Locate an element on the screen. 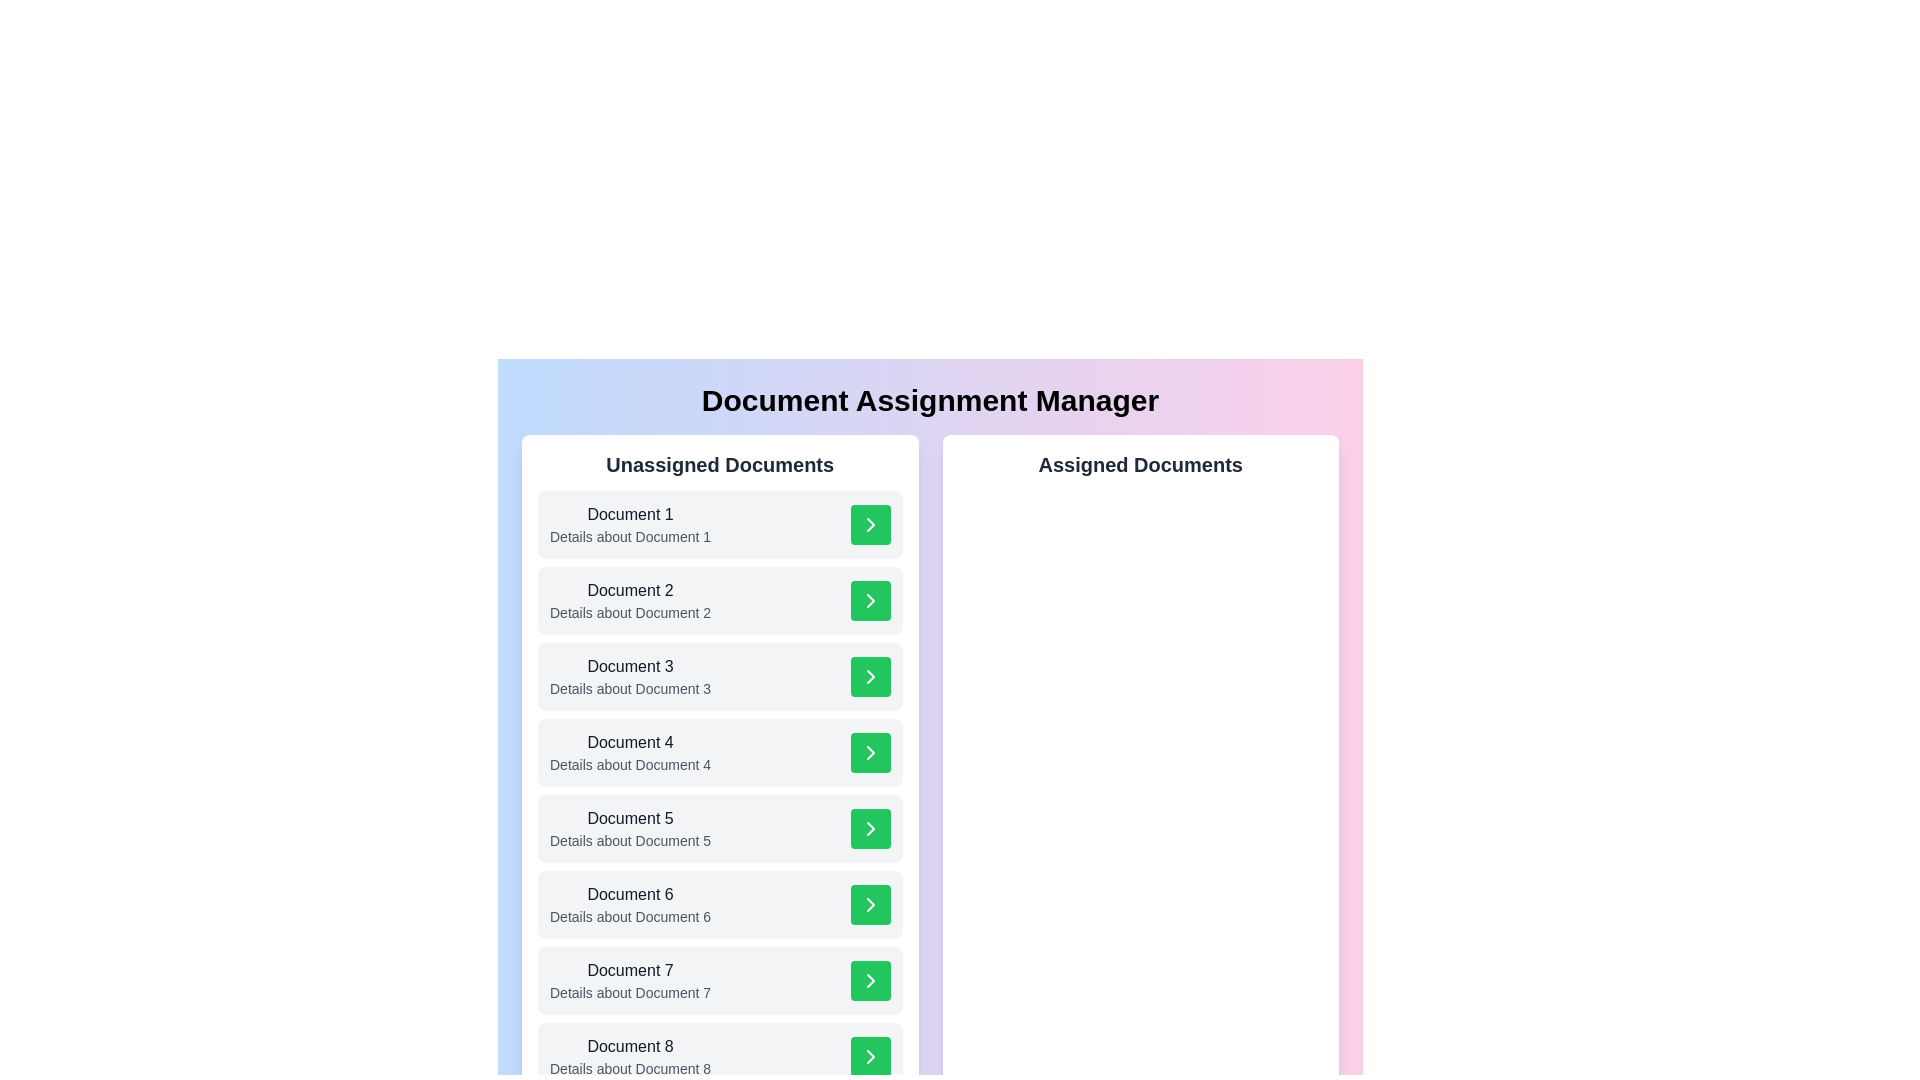 This screenshot has height=1080, width=1920. additional information text located below 'Document 4' in the fourth item of the 'Unassigned Documents' list is located at coordinates (629, 764).